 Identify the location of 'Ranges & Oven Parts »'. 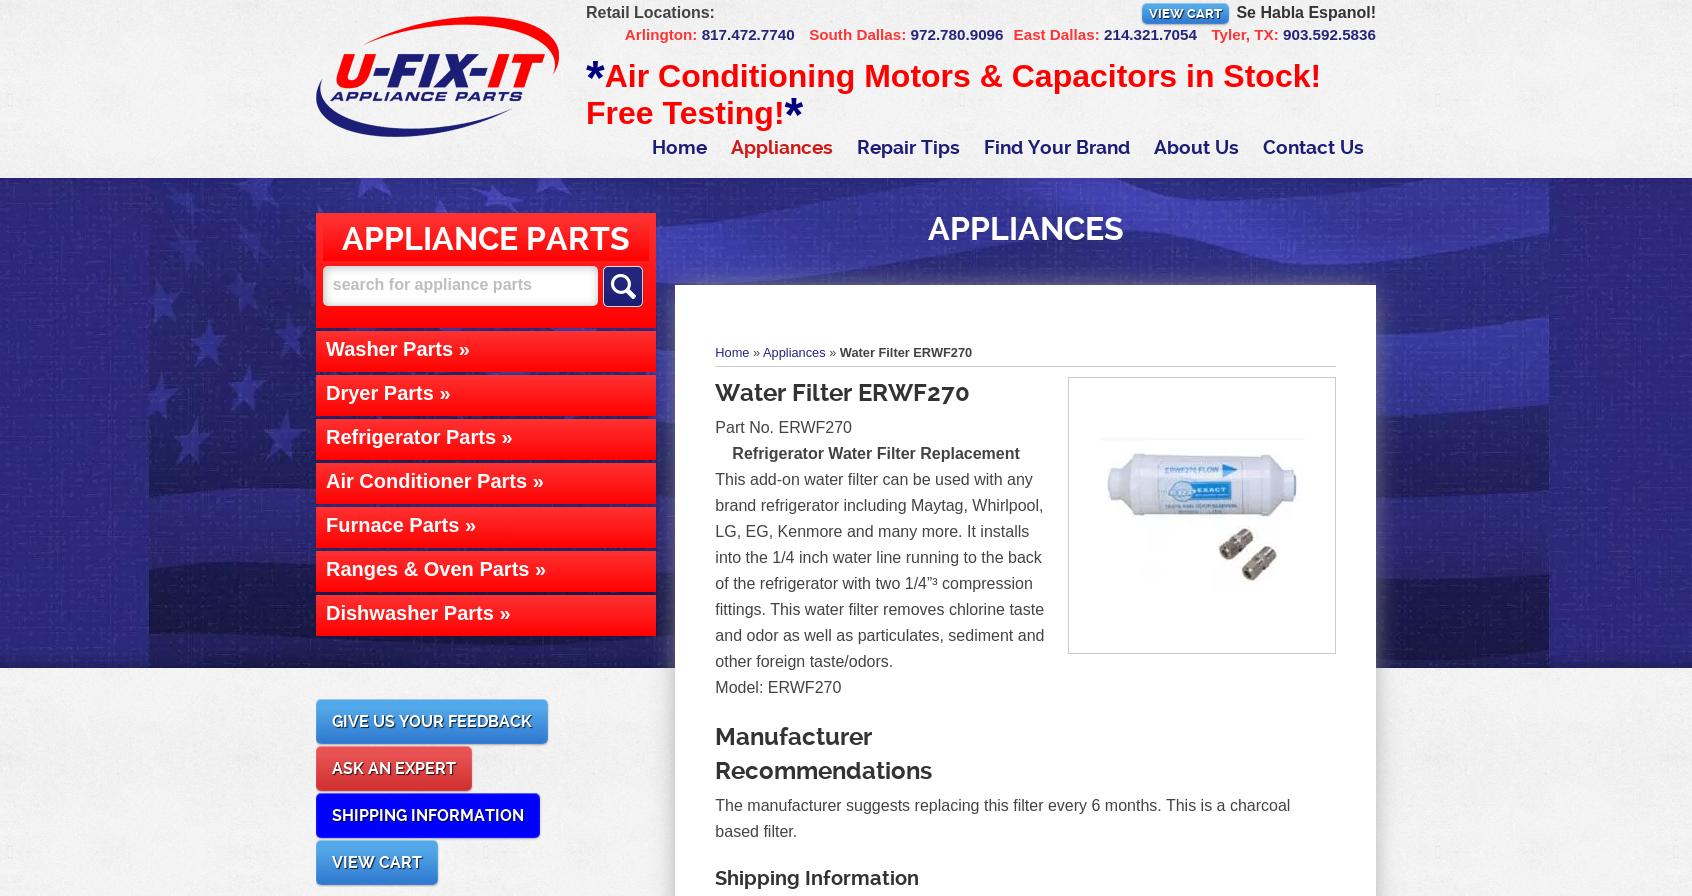
(435, 567).